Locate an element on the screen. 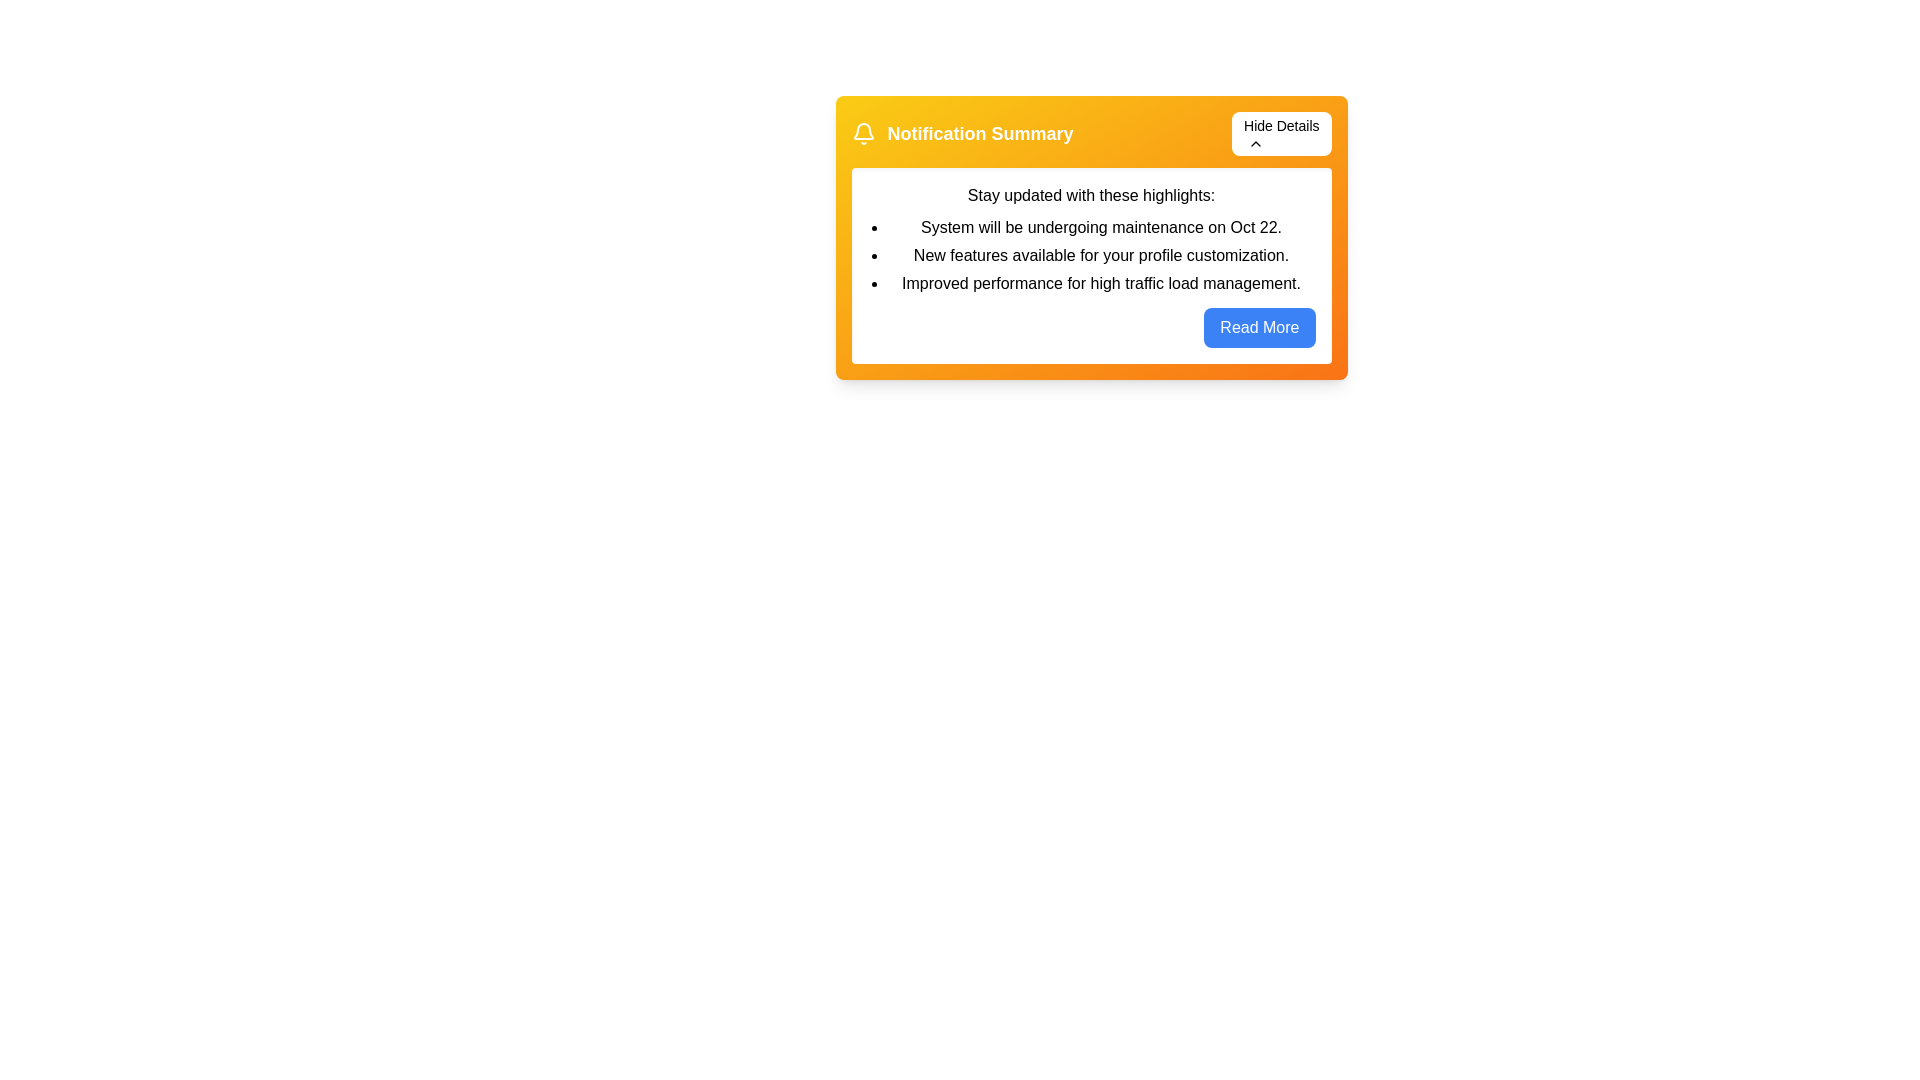 This screenshot has width=1920, height=1080. the 'Read More' button to navigate to further information is located at coordinates (1258, 326).